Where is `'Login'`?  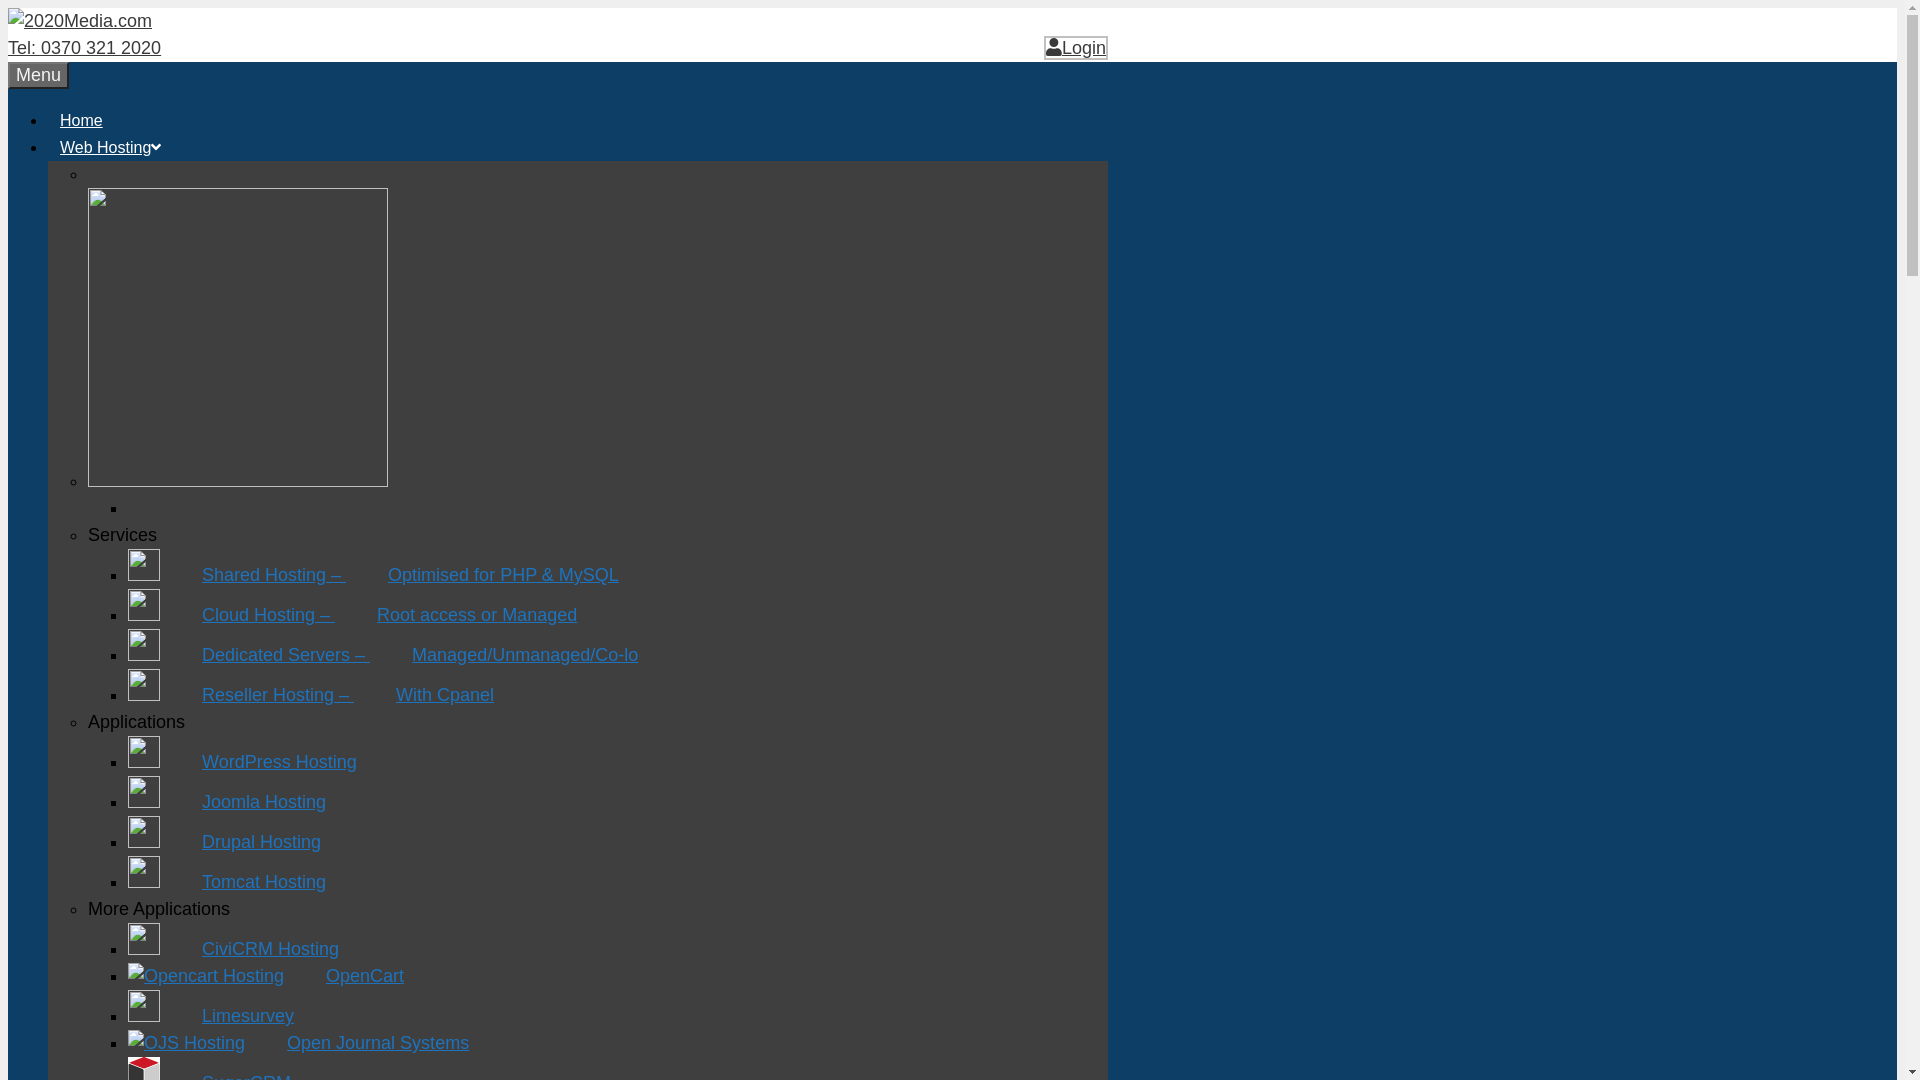 'Login' is located at coordinates (1074, 46).